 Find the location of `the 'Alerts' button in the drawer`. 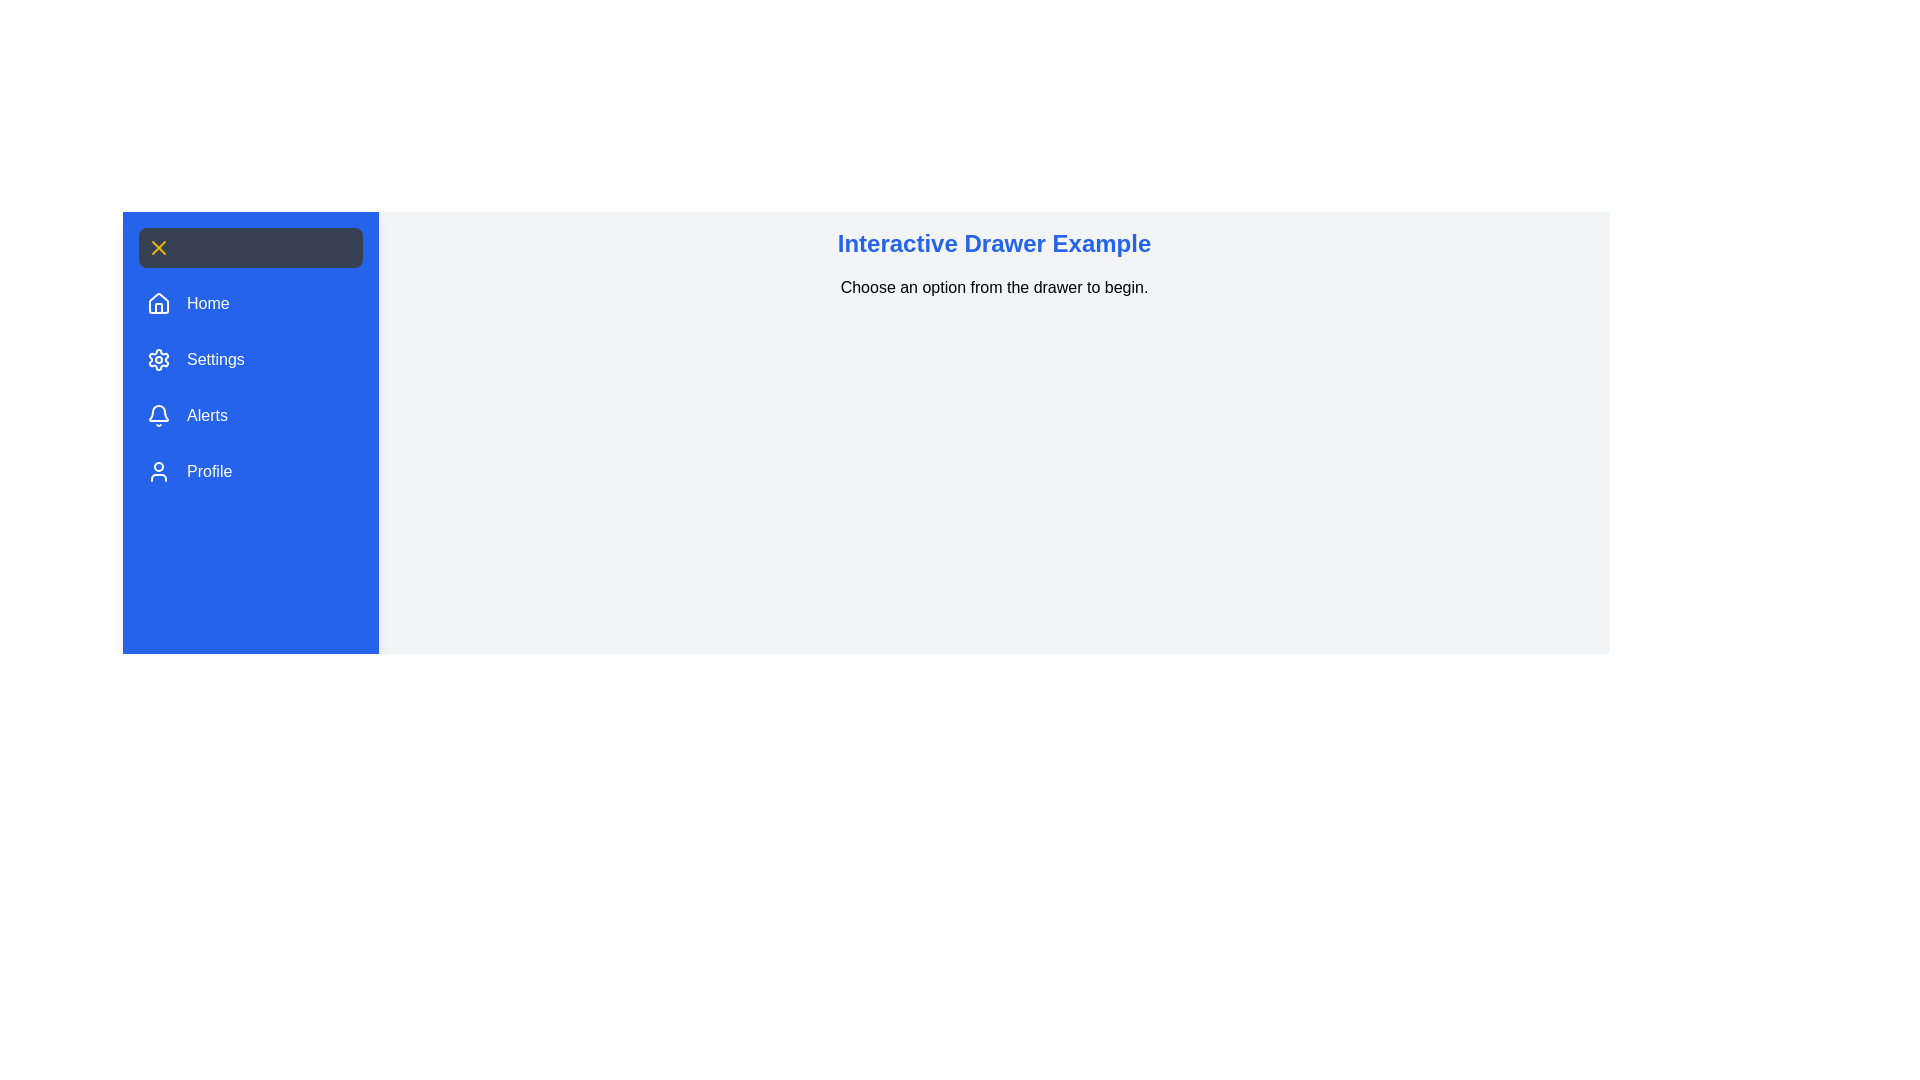

the 'Alerts' button in the drawer is located at coordinates (187, 415).